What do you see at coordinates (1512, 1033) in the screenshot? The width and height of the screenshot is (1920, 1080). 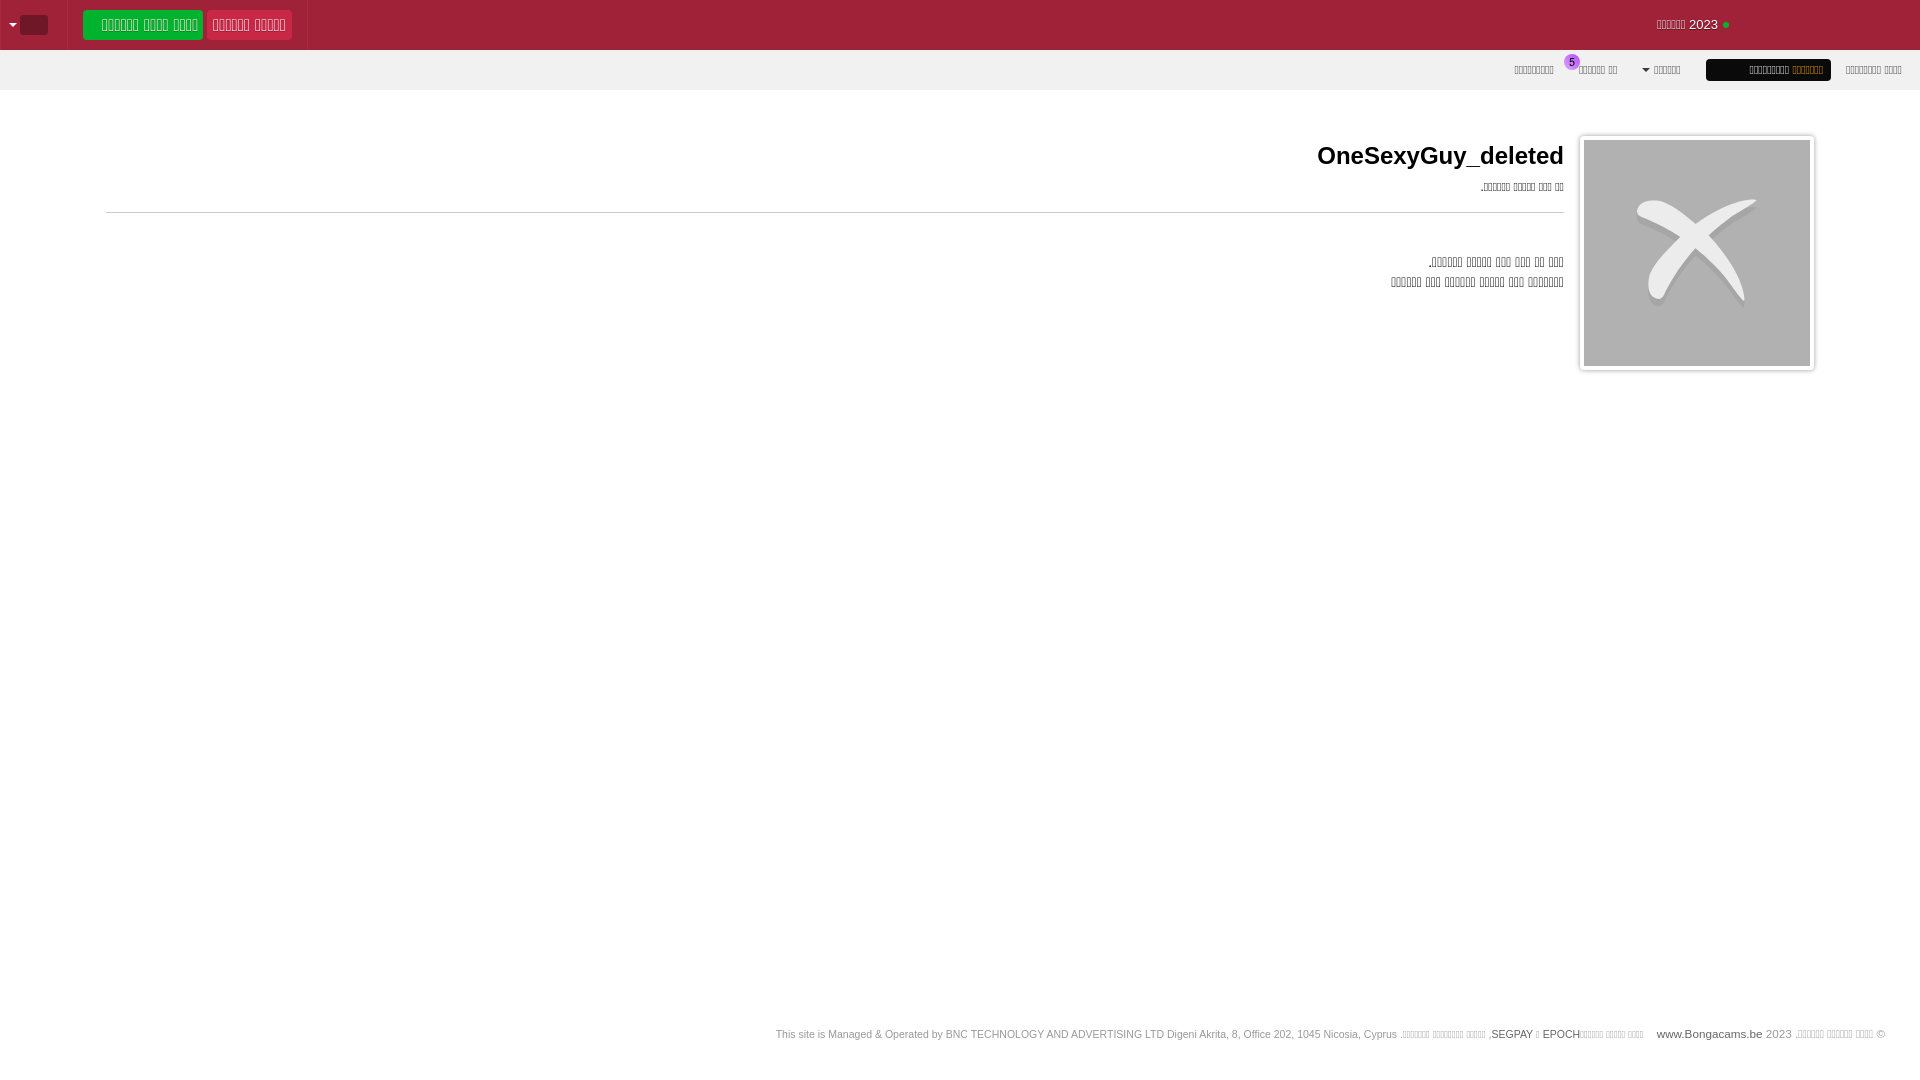 I see `'SEGPAY'` at bounding box center [1512, 1033].